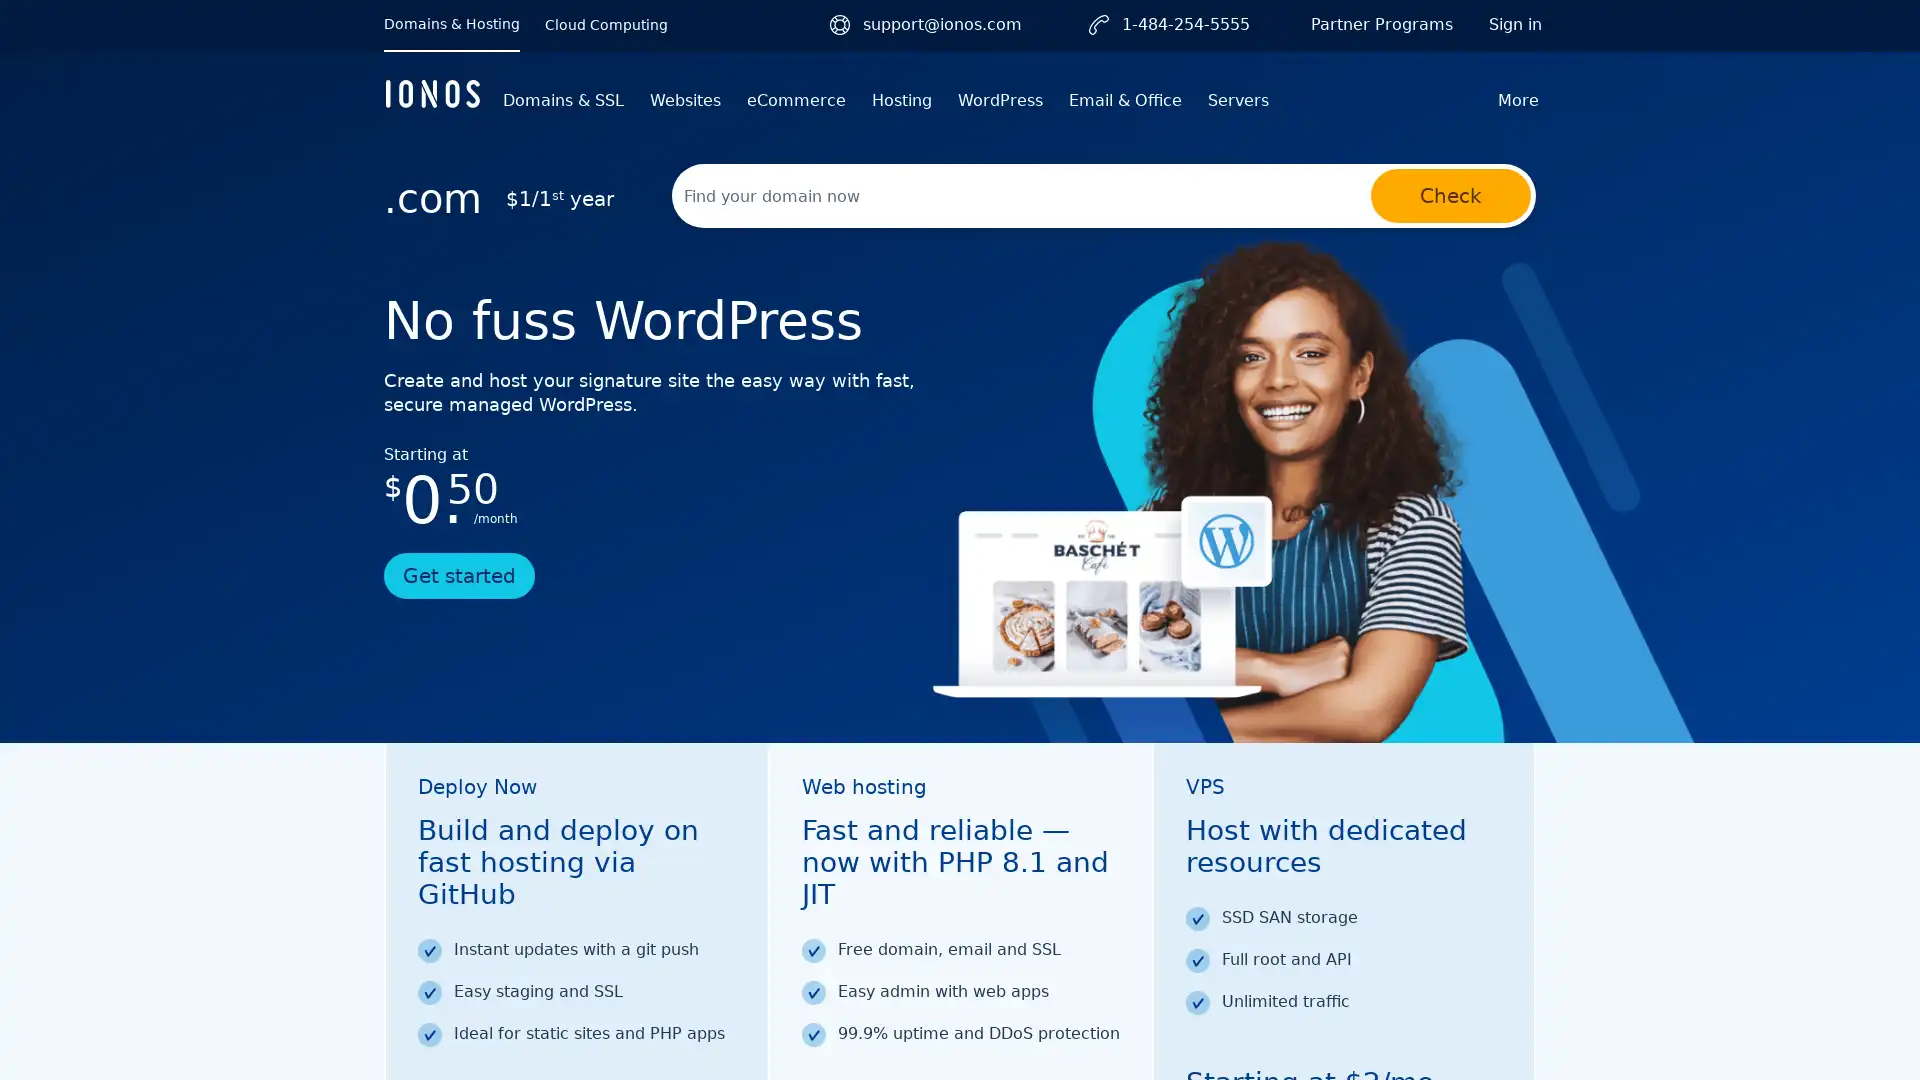 The image size is (1920, 1080). I want to click on Domains & SSL, so click(560, 100).